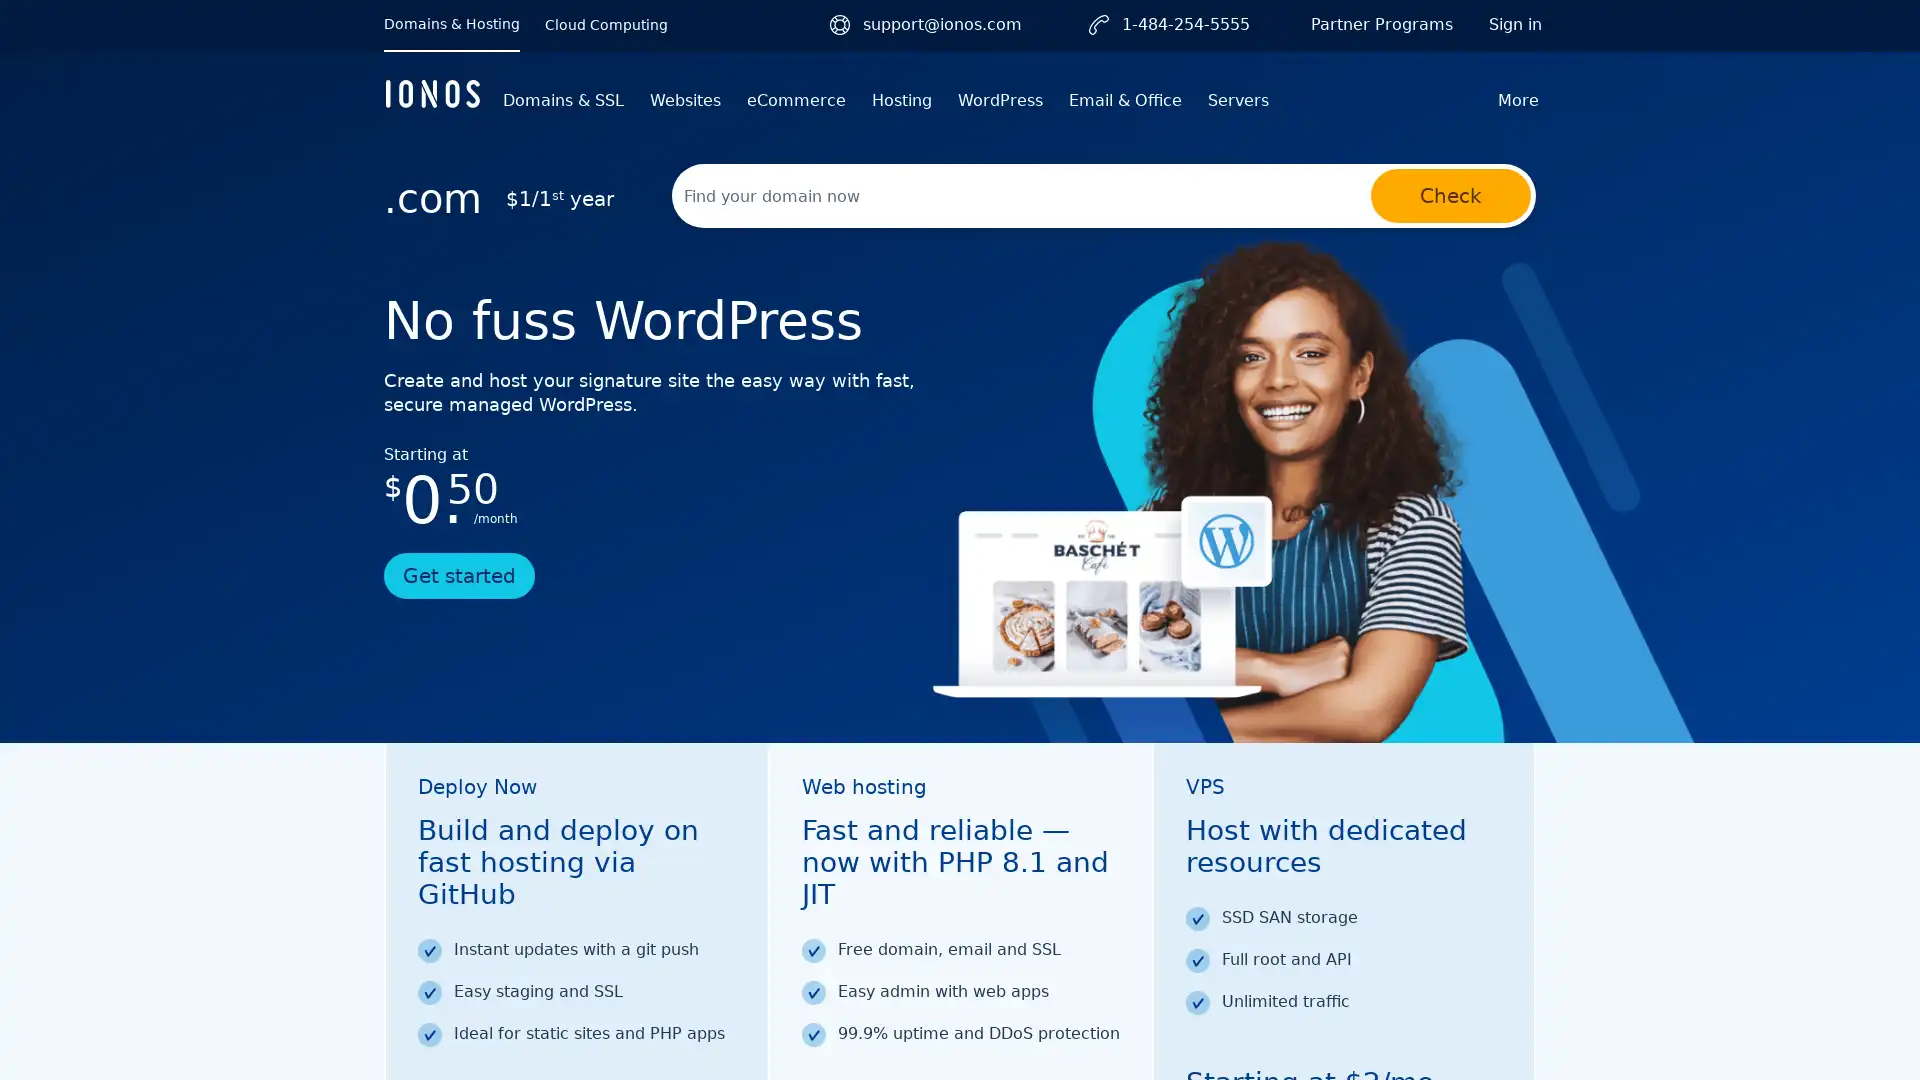 The image size is (1920, 1080). I want to click on Domains & SSL, so click(560, 100).